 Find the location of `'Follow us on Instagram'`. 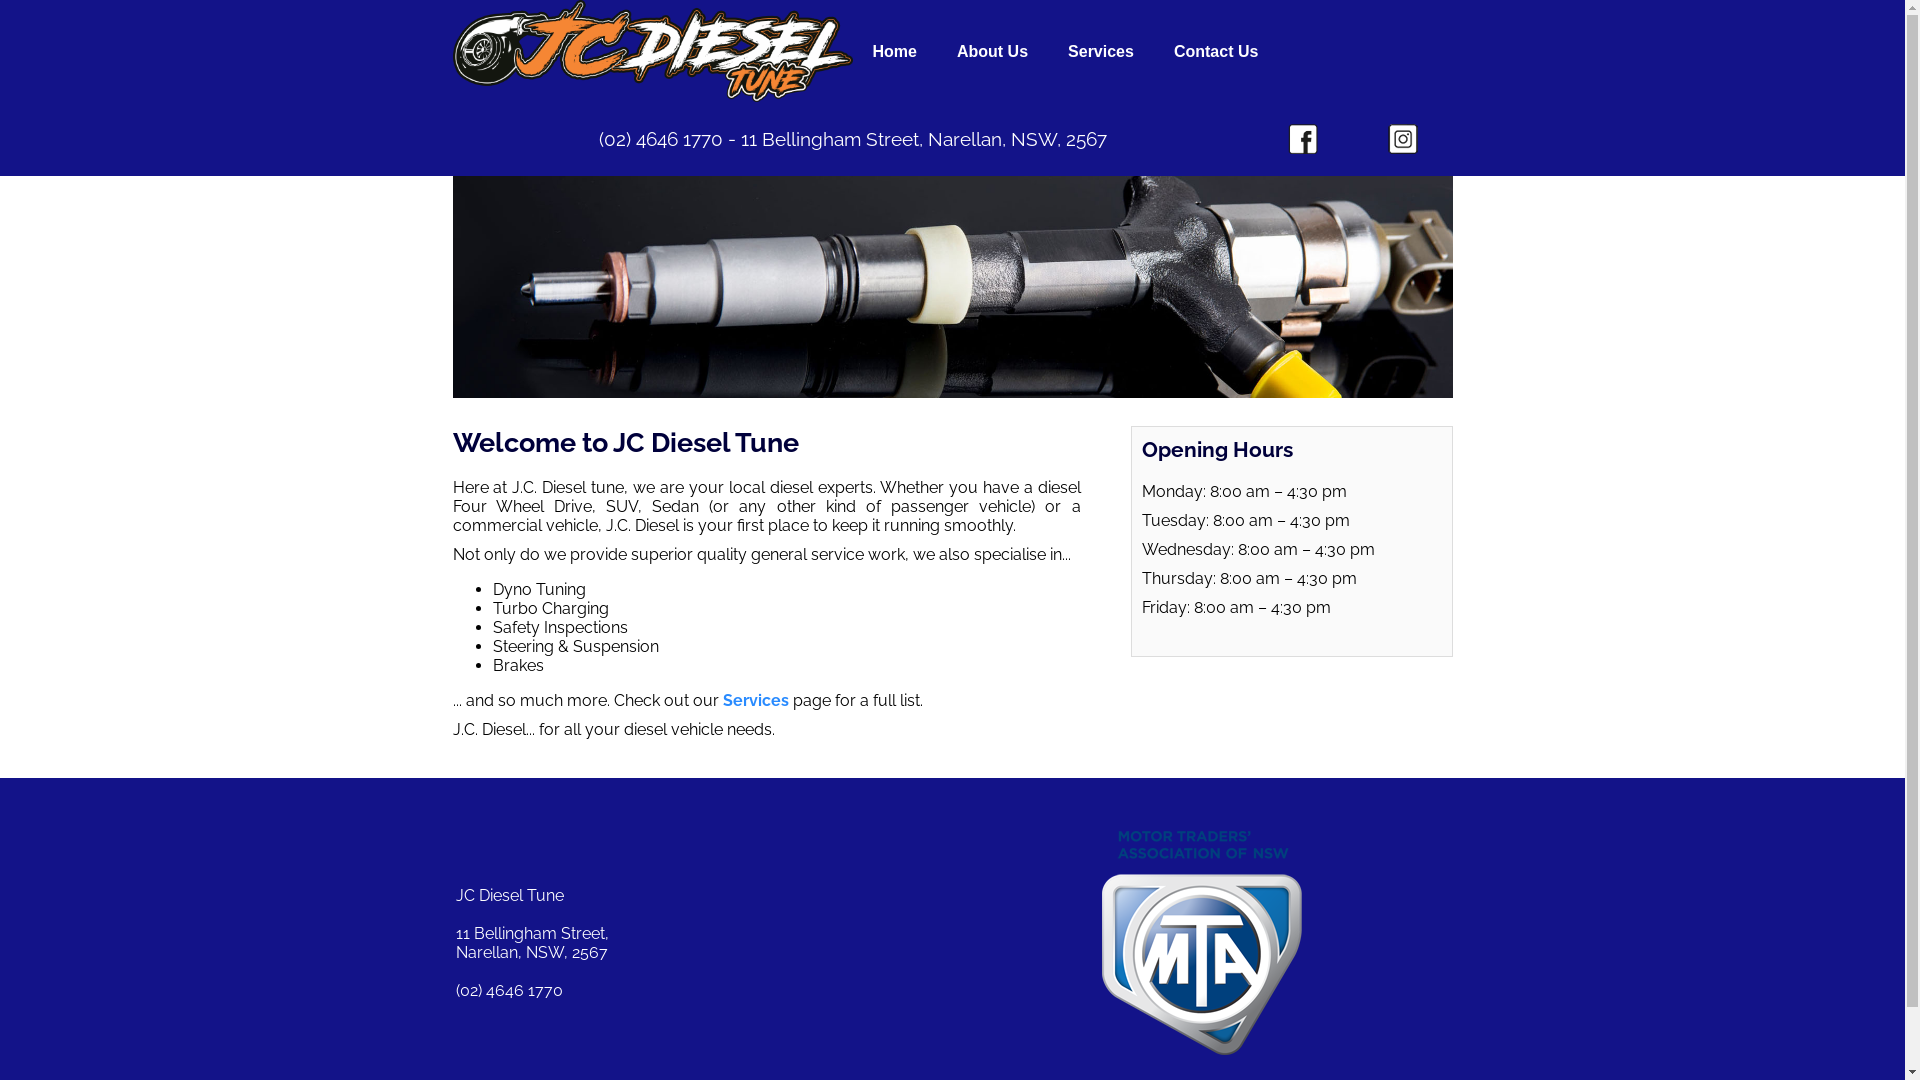

'Follow us on Instagram' is located at coordinates (1401, 137).